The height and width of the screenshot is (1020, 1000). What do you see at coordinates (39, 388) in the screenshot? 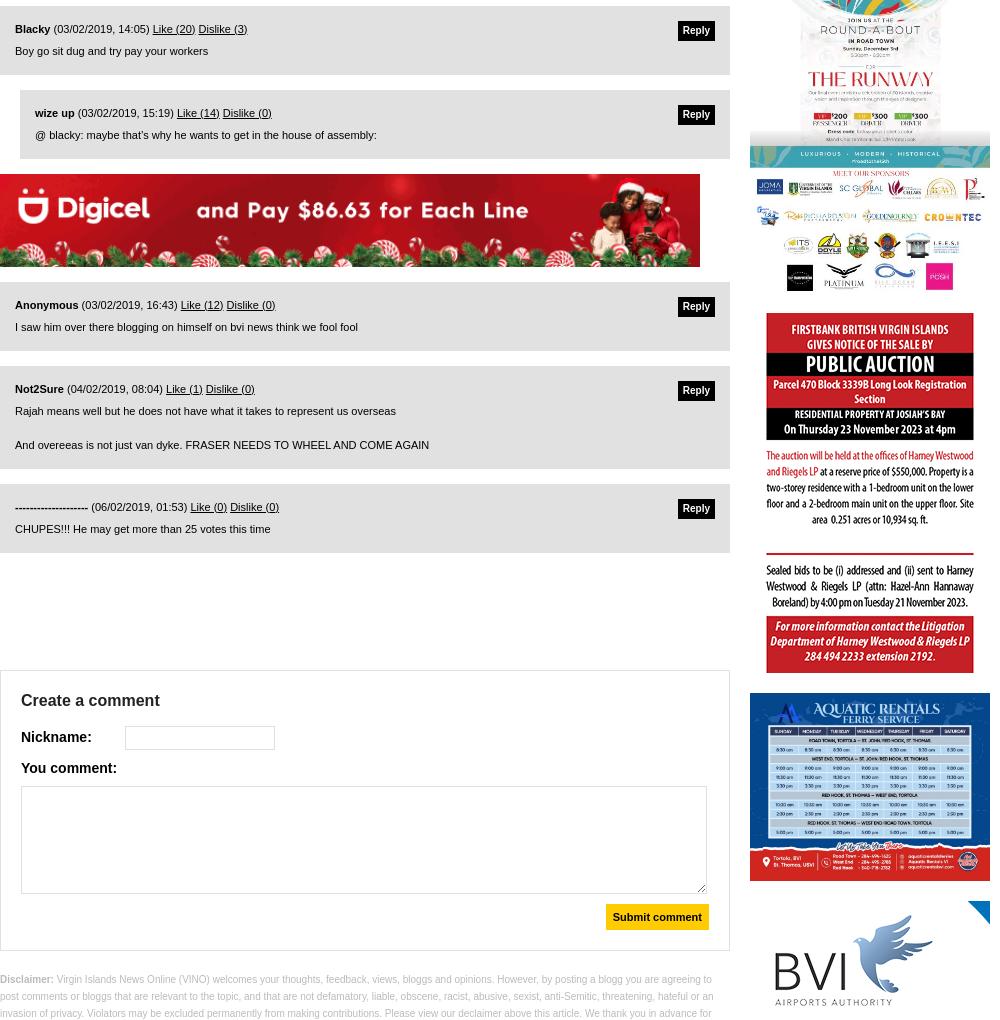
I see `'Not2Sure'` at bounding box center [39, 388].